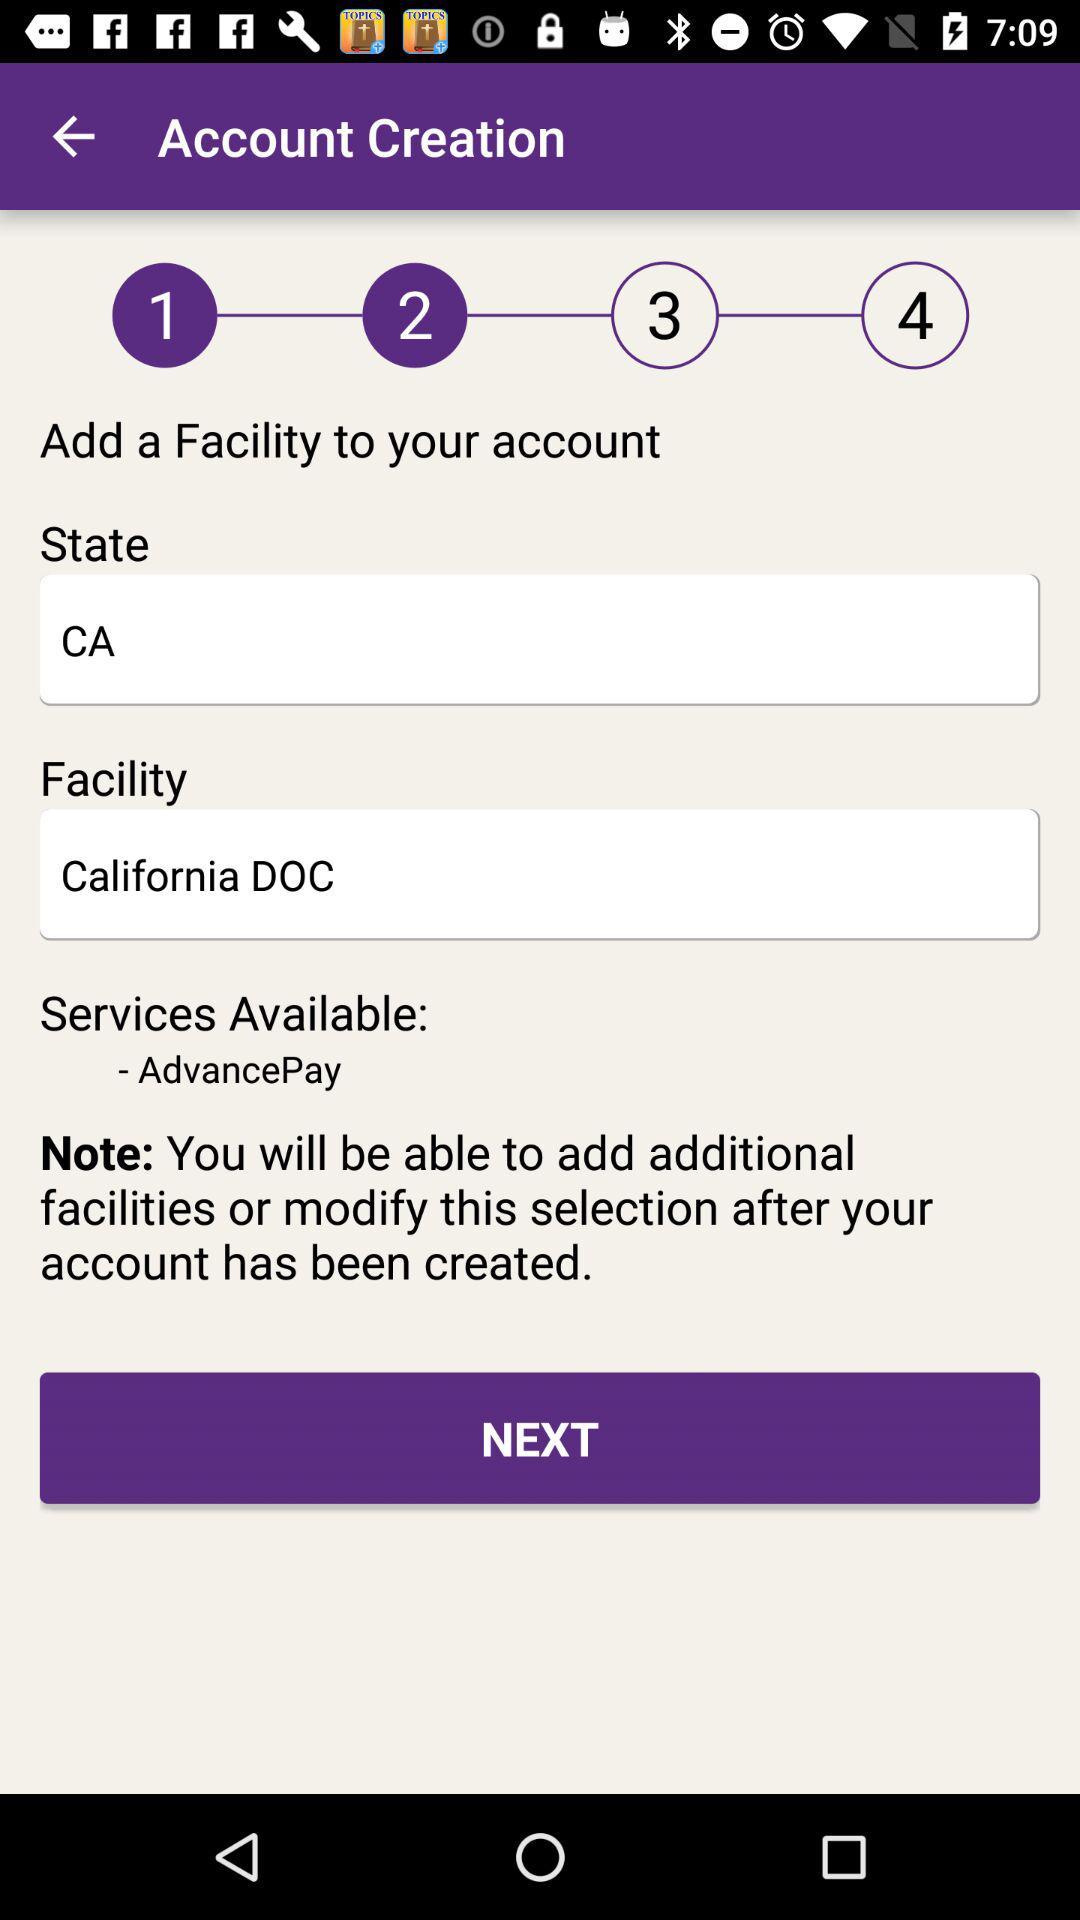 This screenshot has height=1920, width=1080. Describe the element at coordinates (540, 1437) in the screenshot. I see `next` at that location.